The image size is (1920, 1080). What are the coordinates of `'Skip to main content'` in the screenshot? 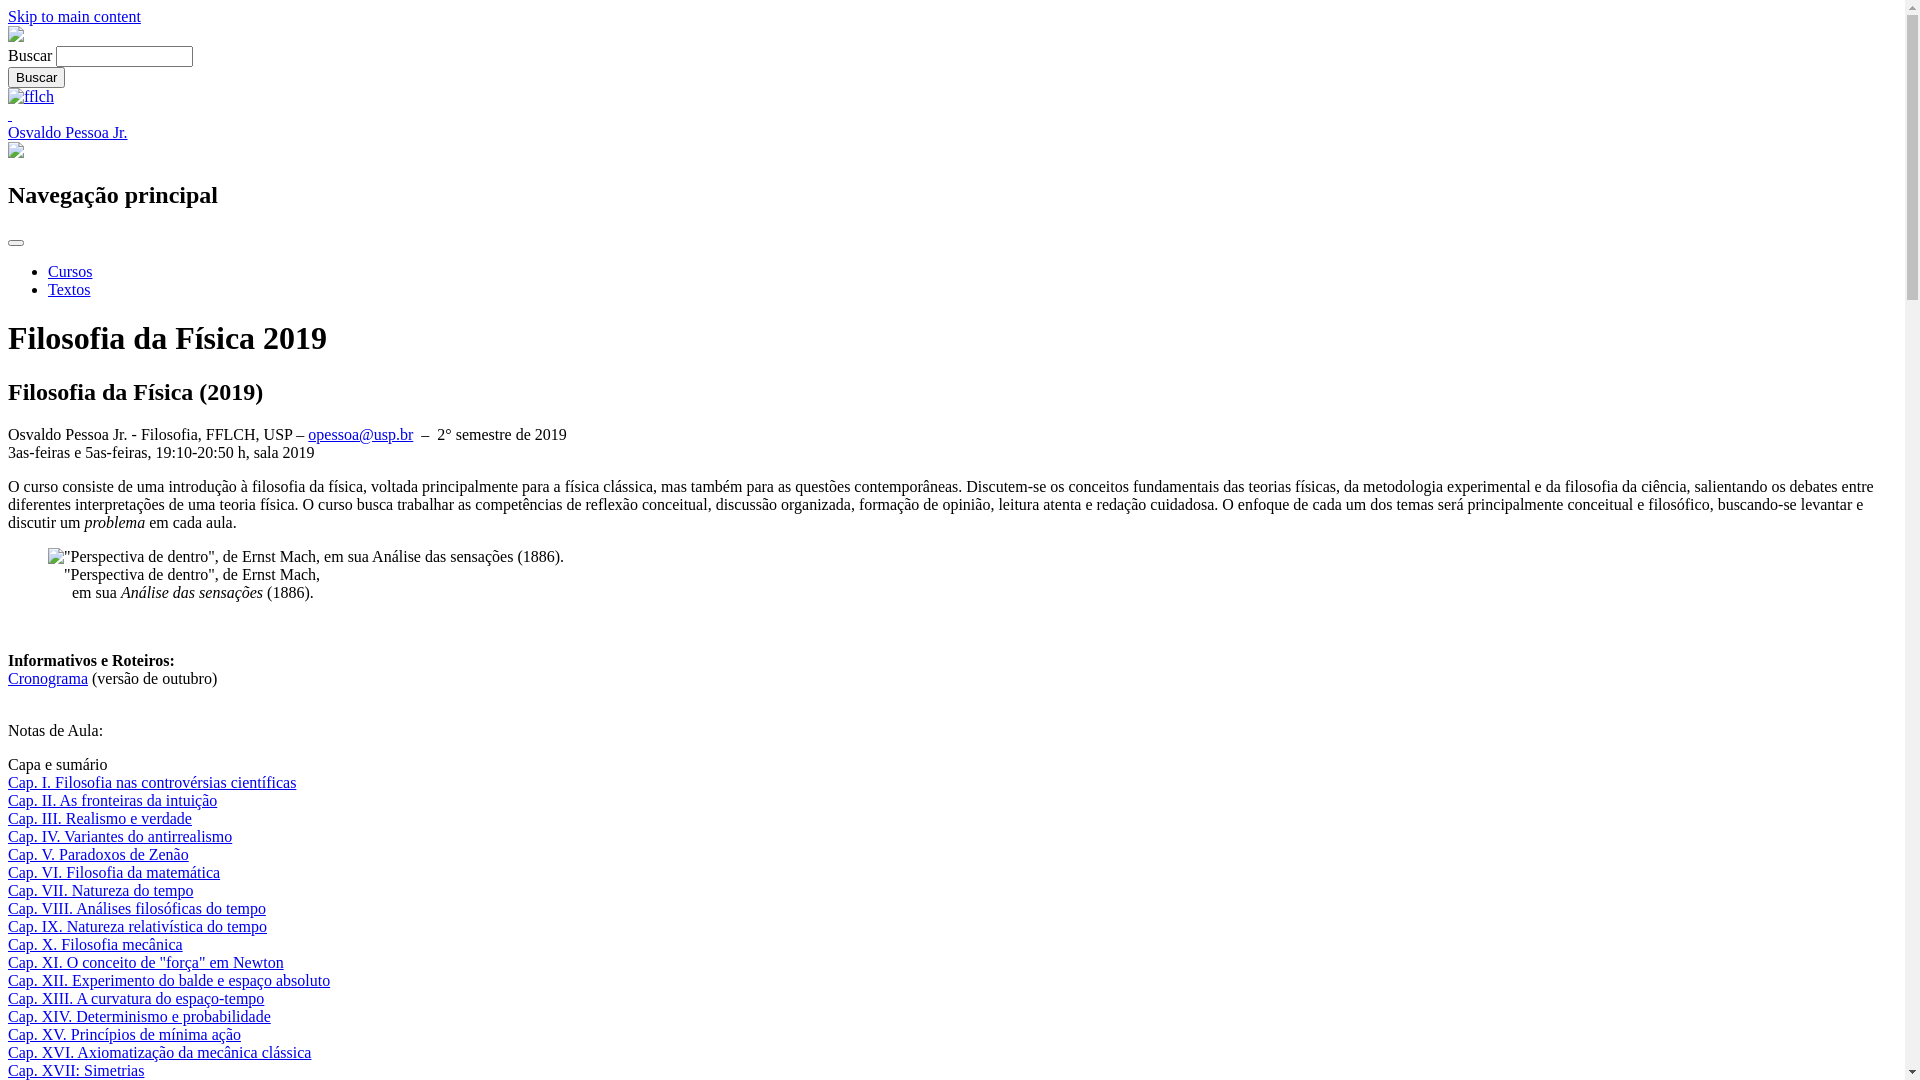 It's located at (74, 16).